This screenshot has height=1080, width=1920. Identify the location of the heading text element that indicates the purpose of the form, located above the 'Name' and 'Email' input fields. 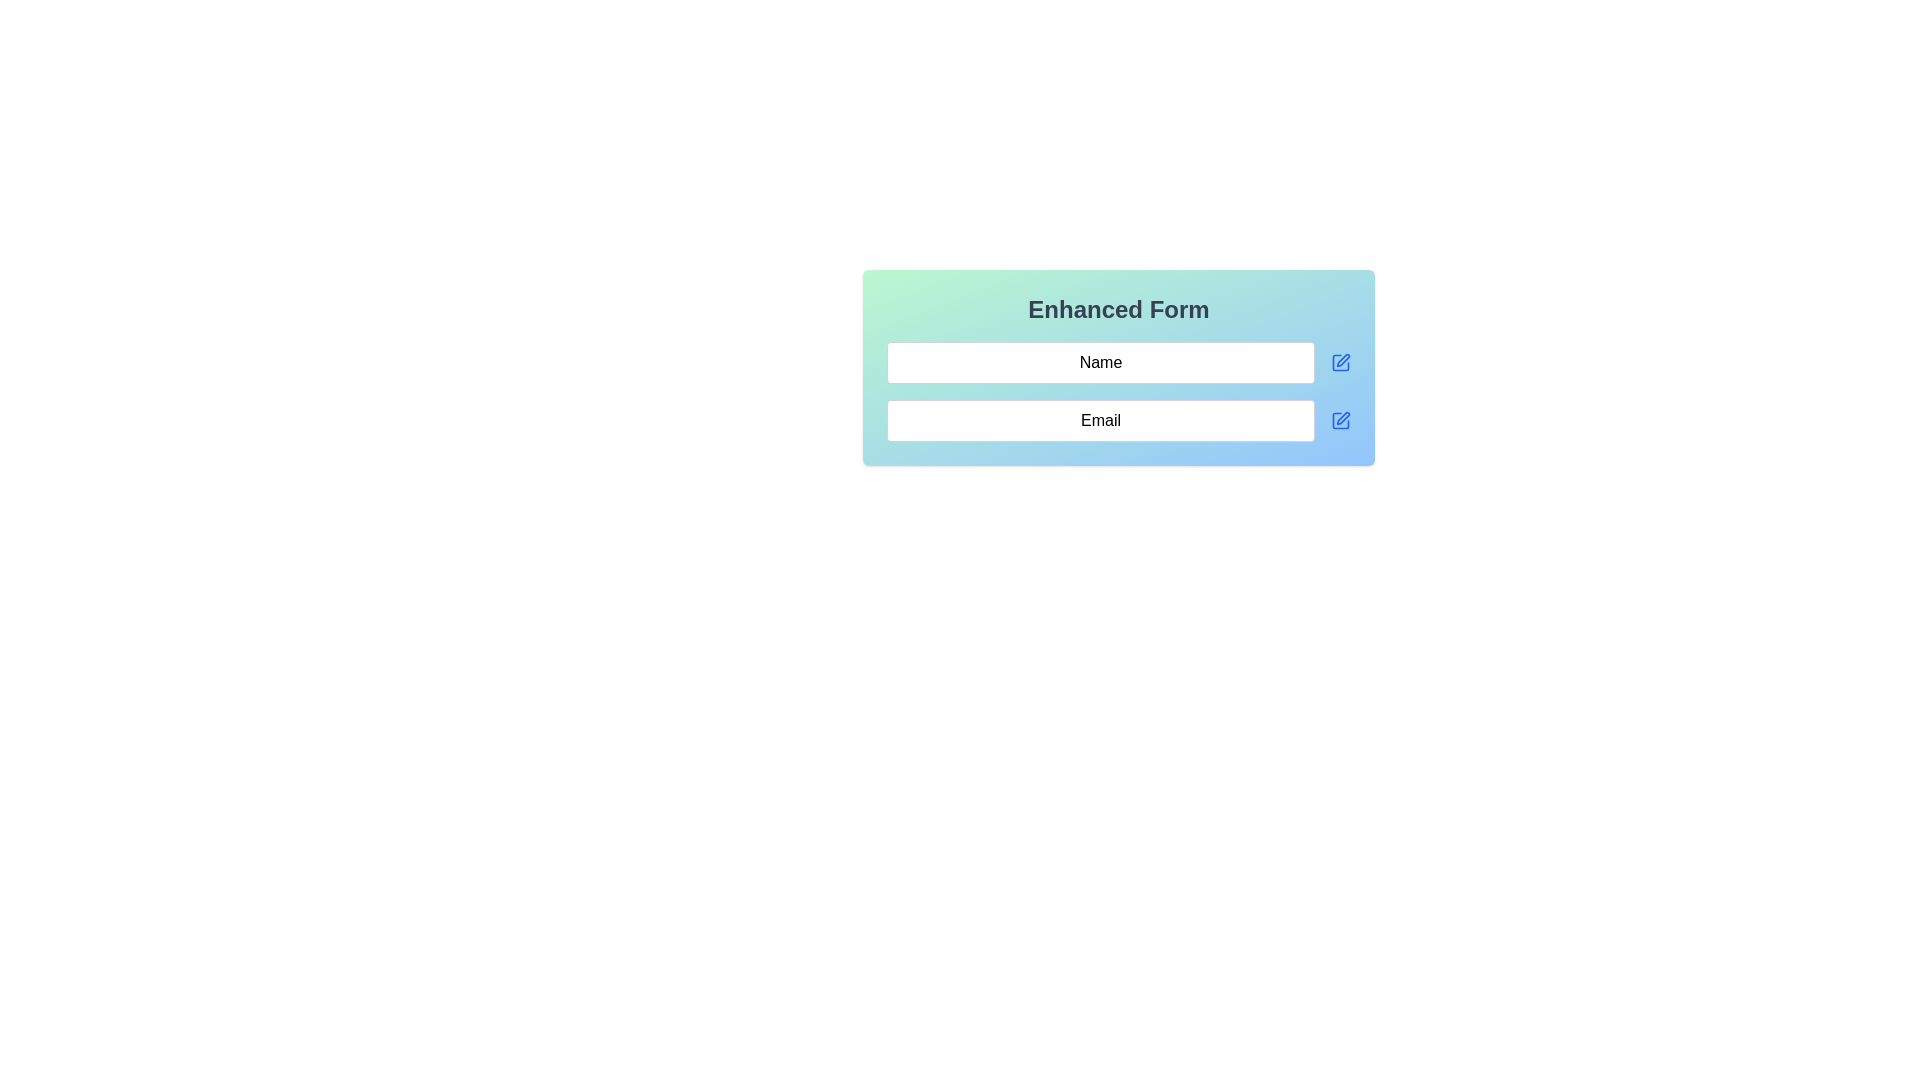
(1117, 309).